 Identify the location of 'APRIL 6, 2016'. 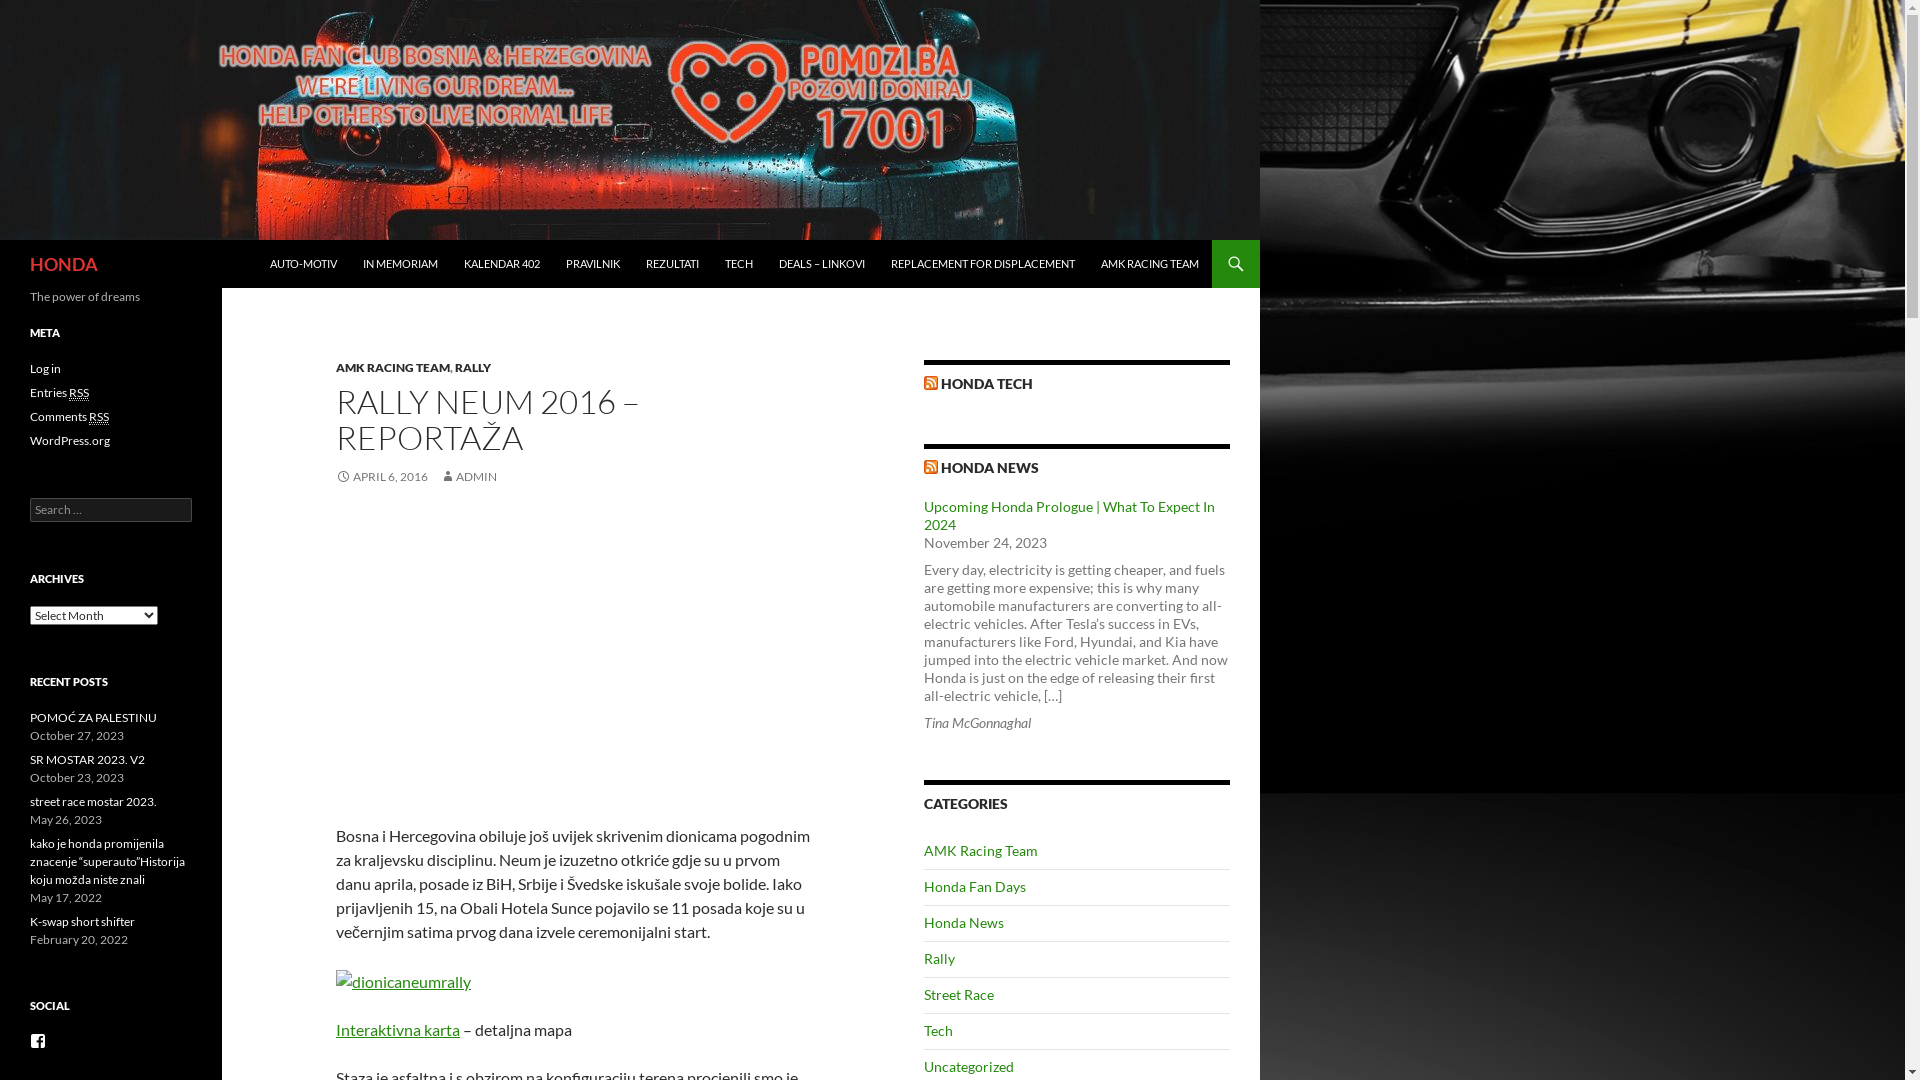
(382, 476).